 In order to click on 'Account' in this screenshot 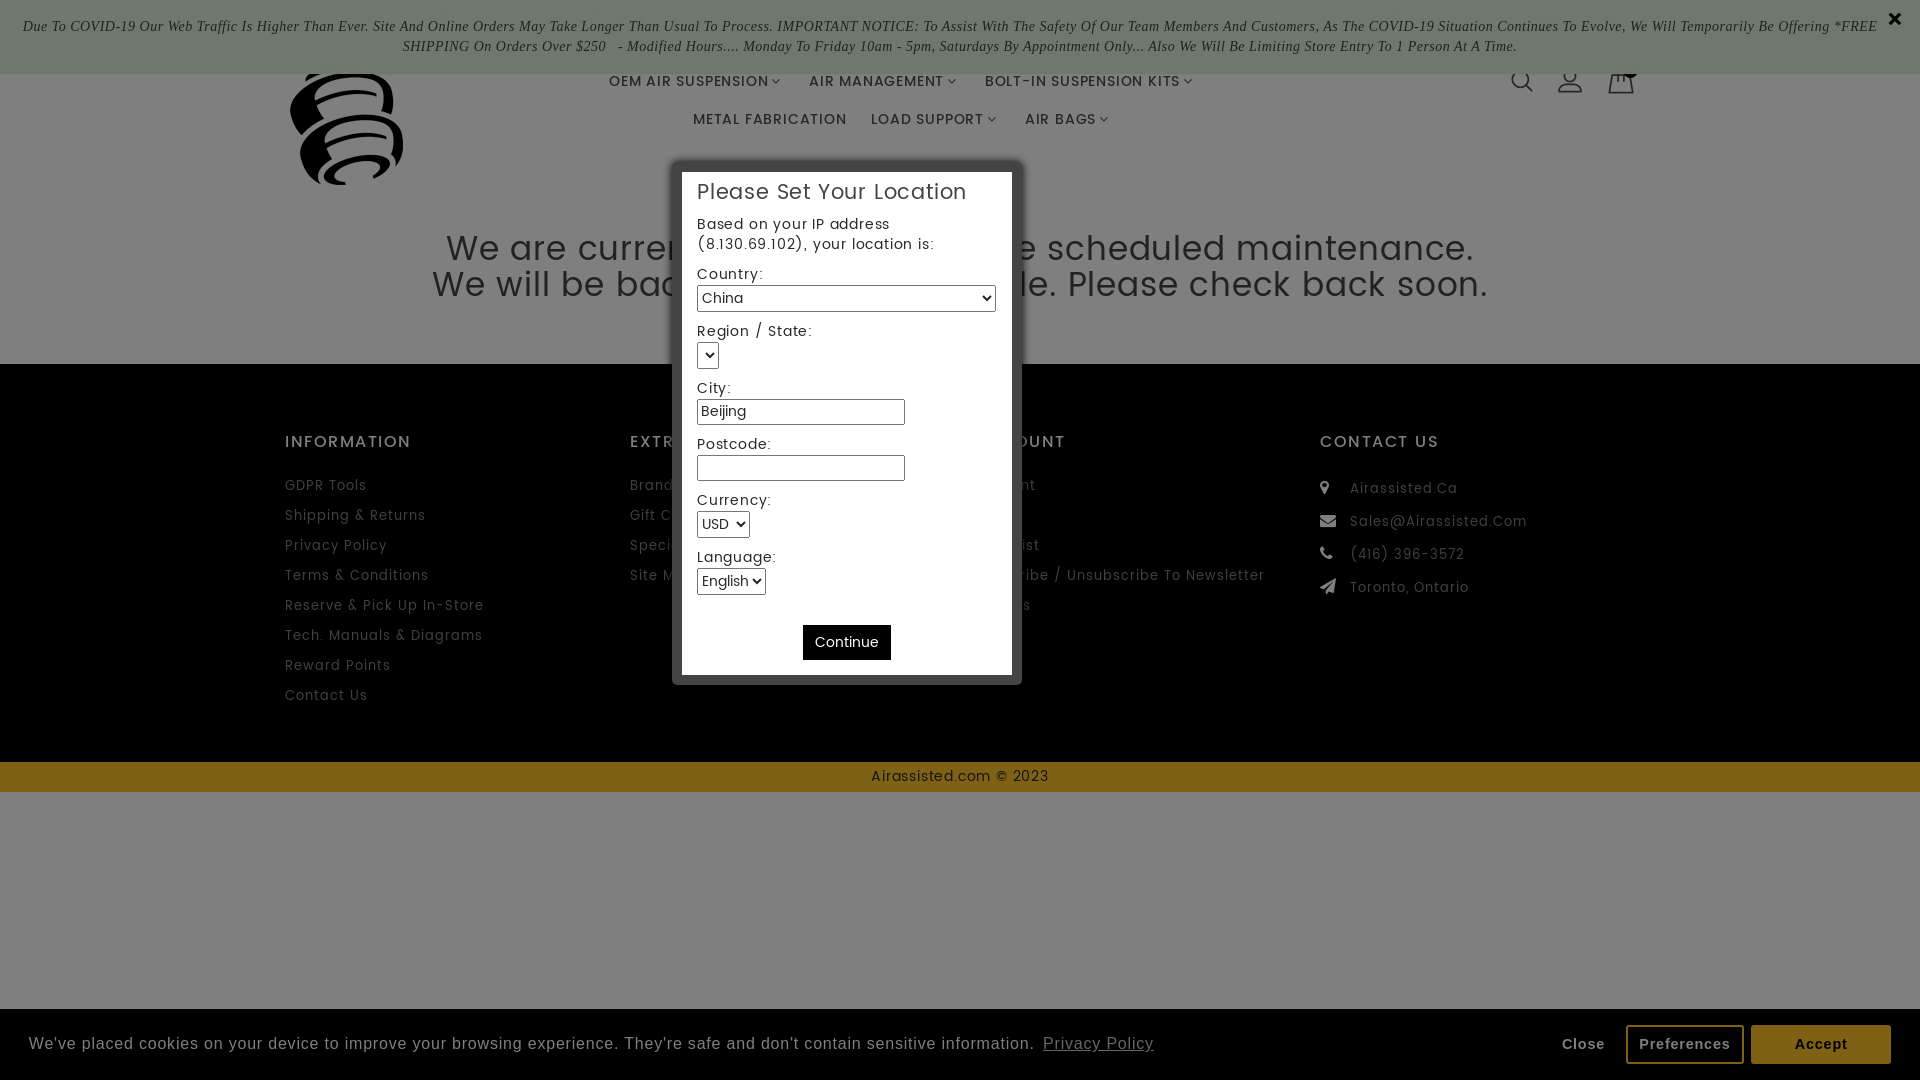, I will do `click(1005, 486)`.